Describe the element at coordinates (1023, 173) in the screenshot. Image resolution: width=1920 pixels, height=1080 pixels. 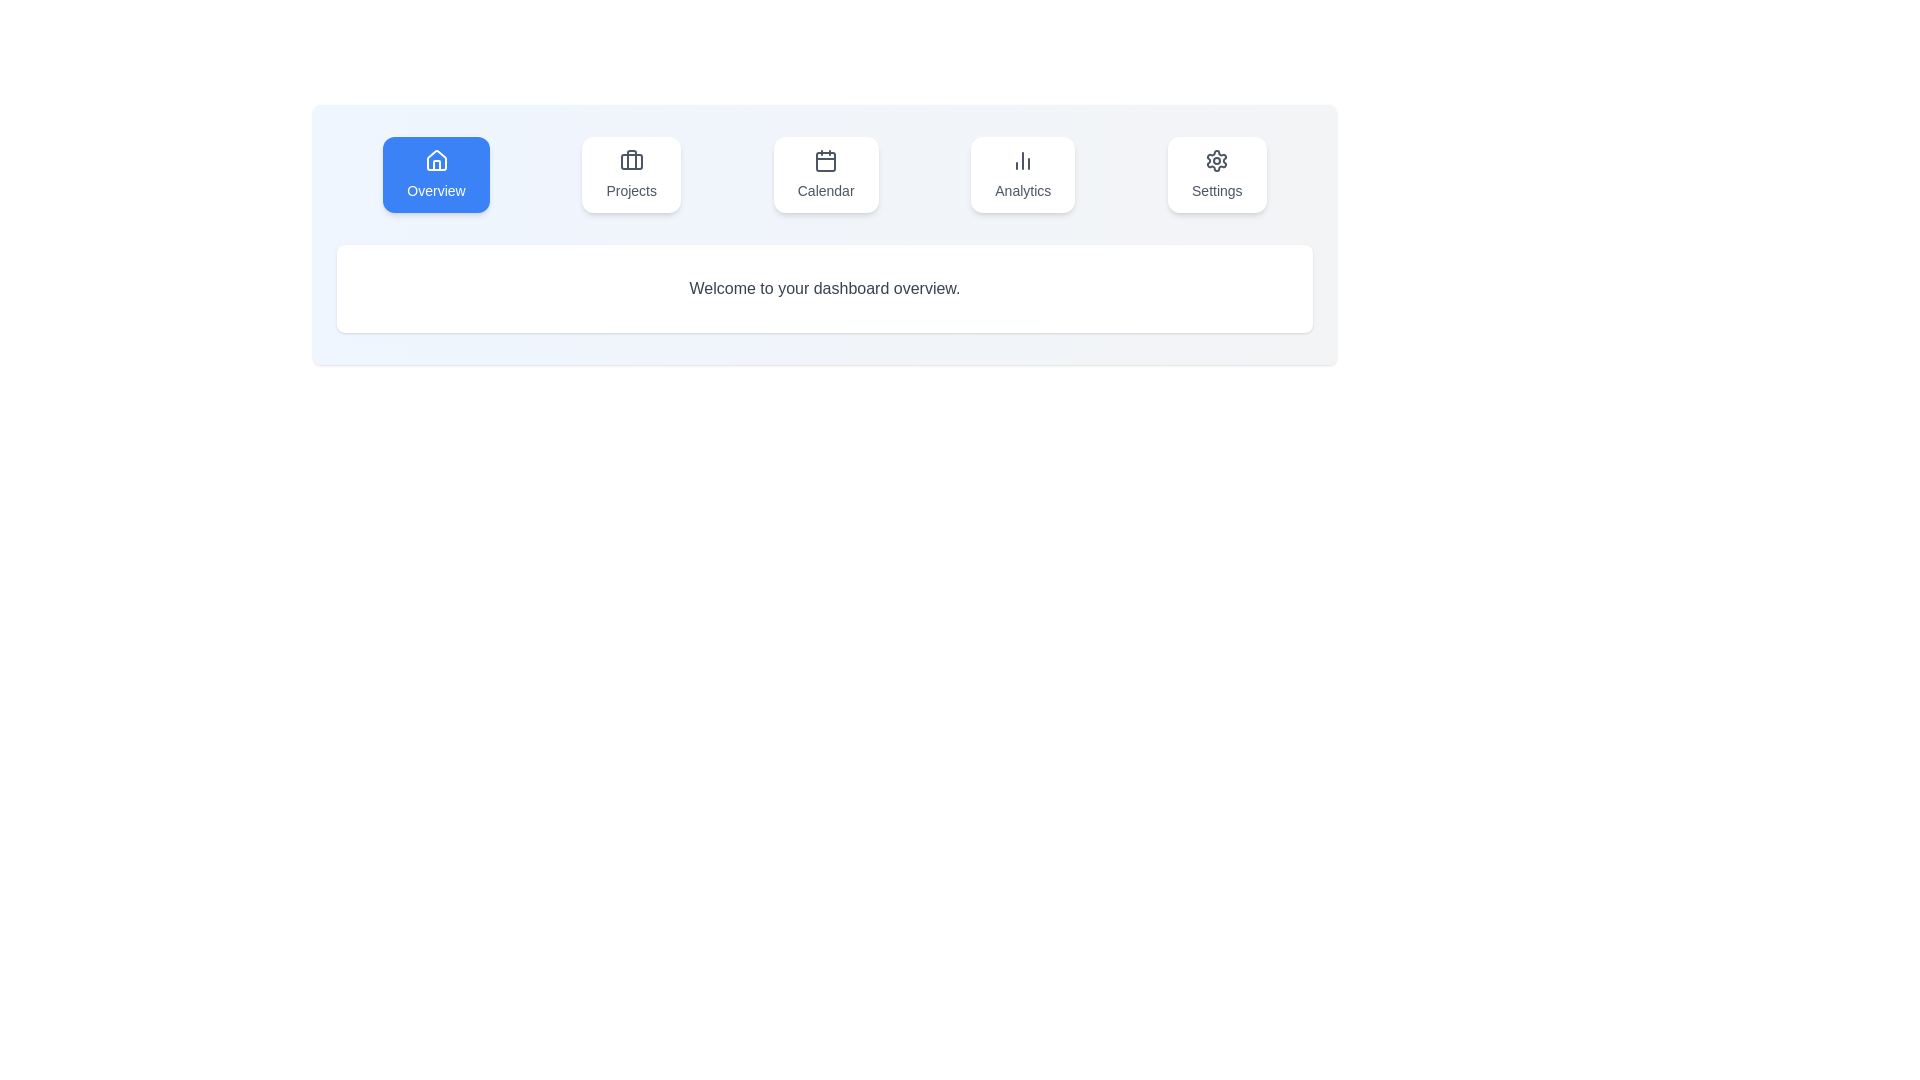
I see `the 'Analytics' button, which is a rectangular button with a bar chart icon and gray text, to observe its scaling effect` at that location.